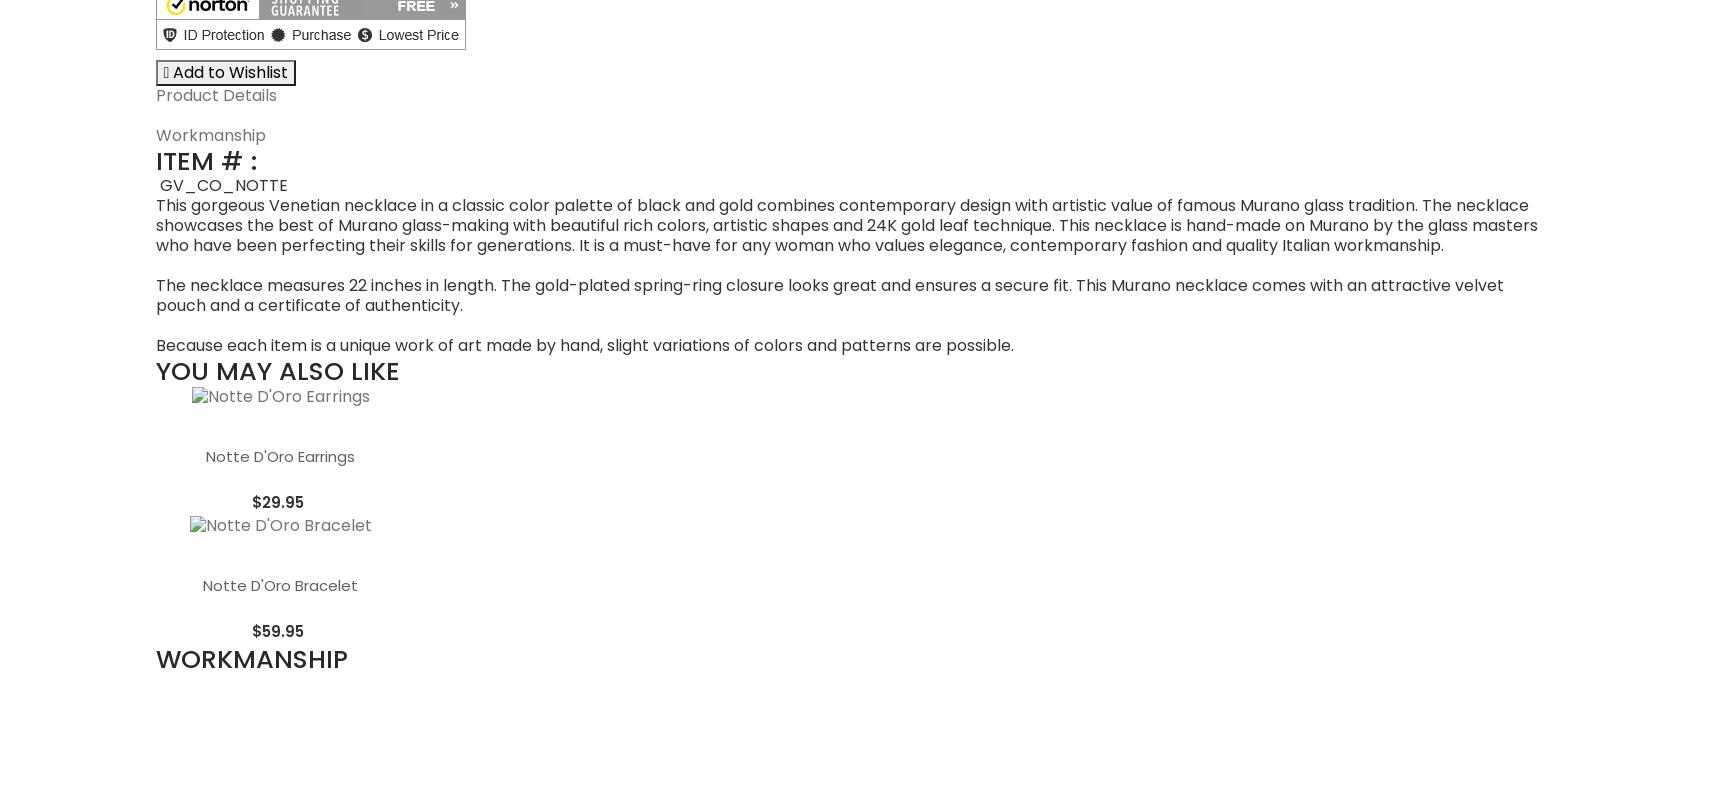  Describe the element at coordinates (853, 561) in the screenshot. I see `'The ultimate symbol of status and power, gold was always held in high regard in Venice. Once Murano Glass artisans learned how to infuse gold into their creations, their fame spread far beyond Venice. The captivating mix of 24K gold with transparent or colorful blown glass has been the secret of Venetian glass masters for centuries, the magic behind their artworks, which exude soft golden glow and sparkle gently in the light. More recently Murano artisans have been creating jewelry from Murano Glass beads lined with gold leaf. To create each bead the master wraps a very thin layer of 24K gold foil around the glass base under a flame, and then adds a layer of clear or colored glass on top. The gold-lined Murano Glass bead is then put into a special annealing camera, after which it is ready to become a pendant, be strung onto a necklace or bracelet, or used to create other jewelry. Enjoy your gold-infused Murano Glass jewelry, knowing that every bead was handcrafted with skill and utmost care in the famous glass workshops of Murano, Italy.'` at that location.